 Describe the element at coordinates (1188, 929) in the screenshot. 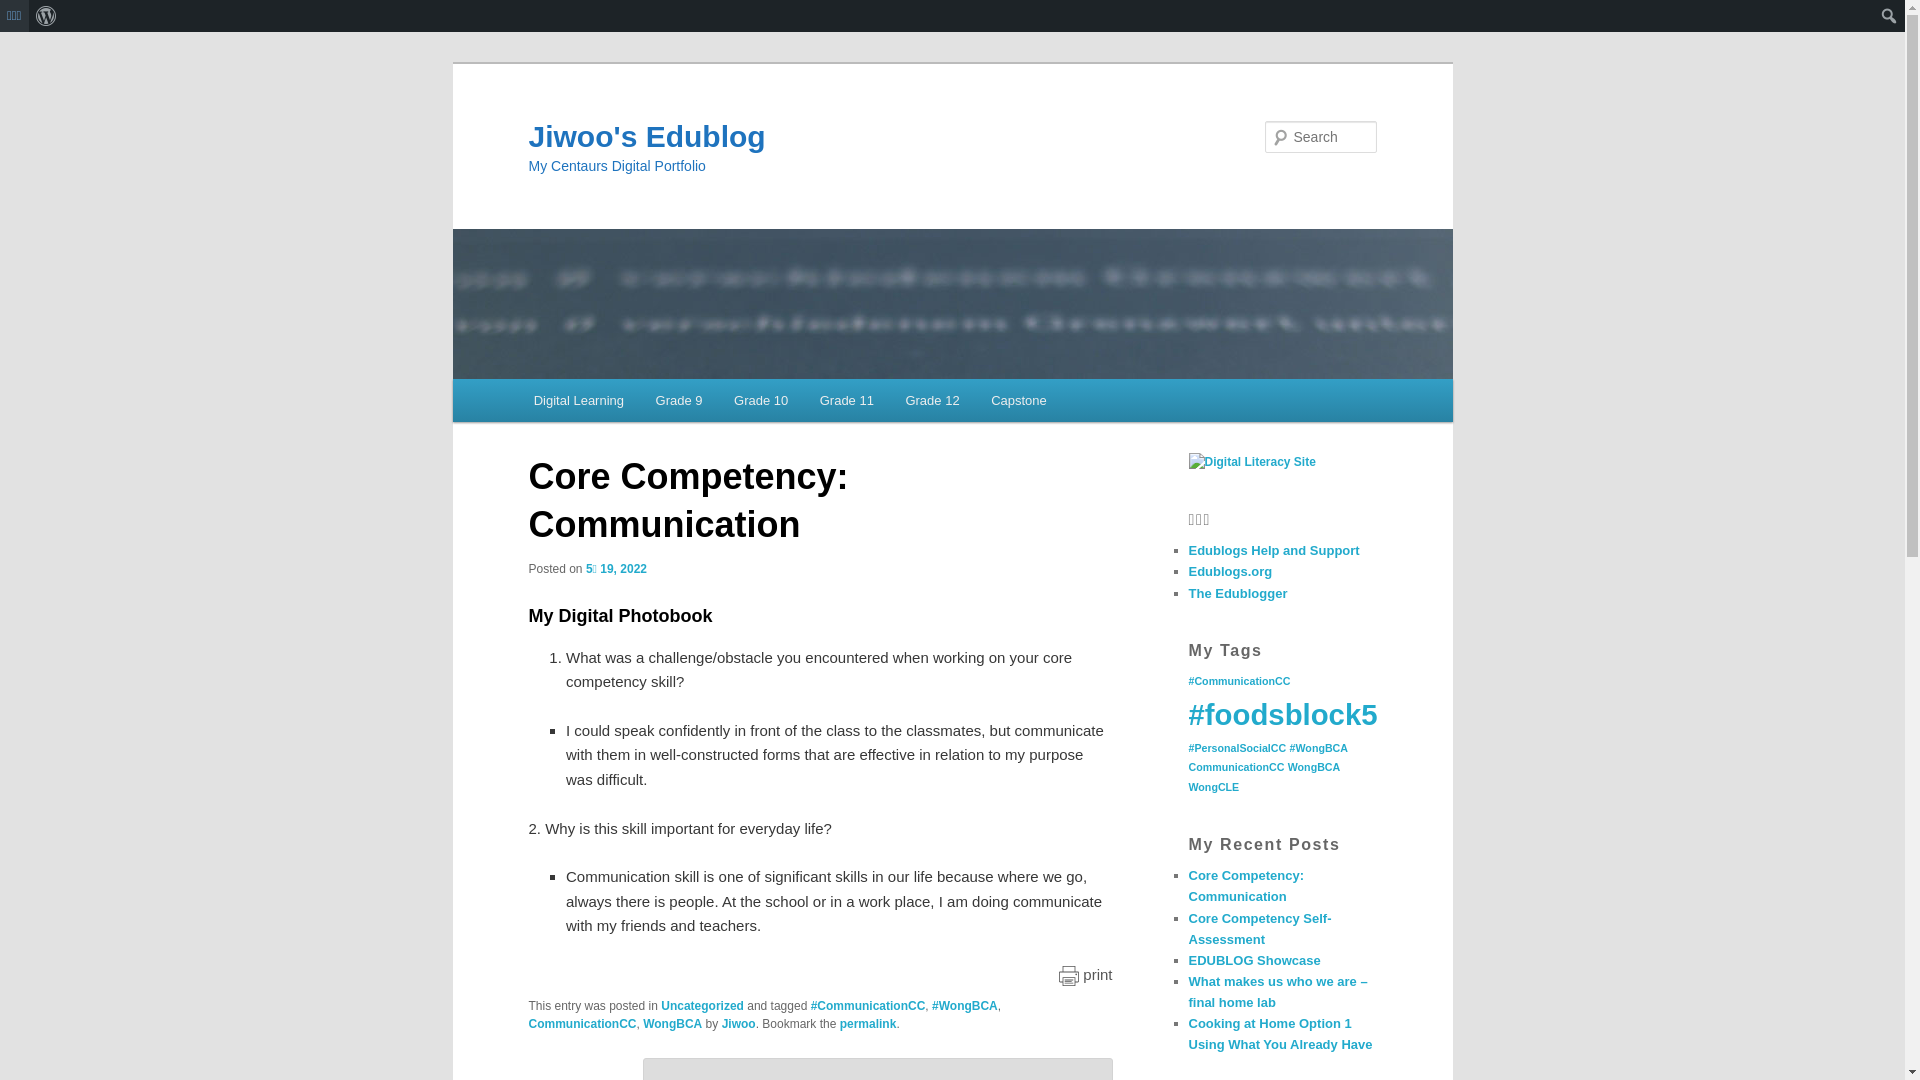

I see `'Core Competency Self-Assessment'` at that location.